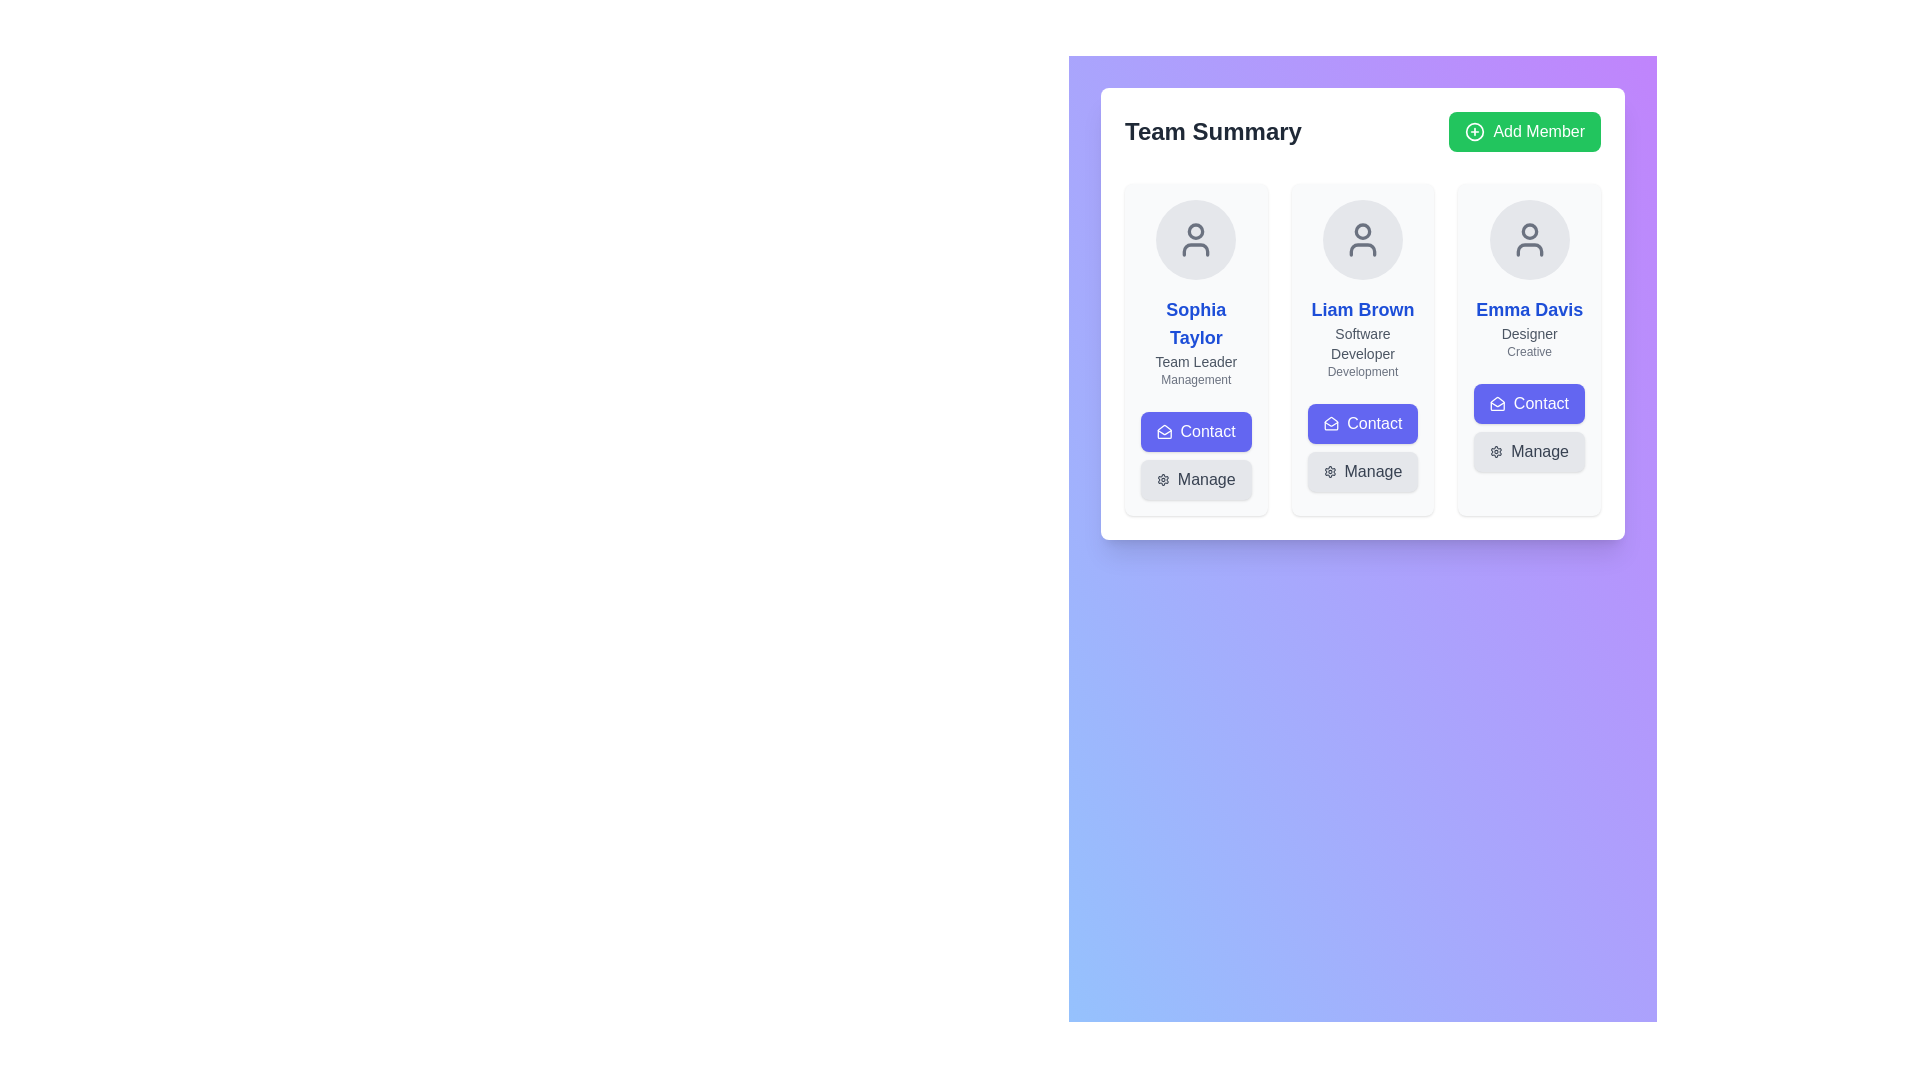 This screenshot has width=1920, height=1080. Describe the element at coordinates (1164, 431) in the screenshot. I see `the mail symbol icon located above the 'Contact' button for user 'Liam Brown', which visually reinforces the button's function related to communication` at that location.